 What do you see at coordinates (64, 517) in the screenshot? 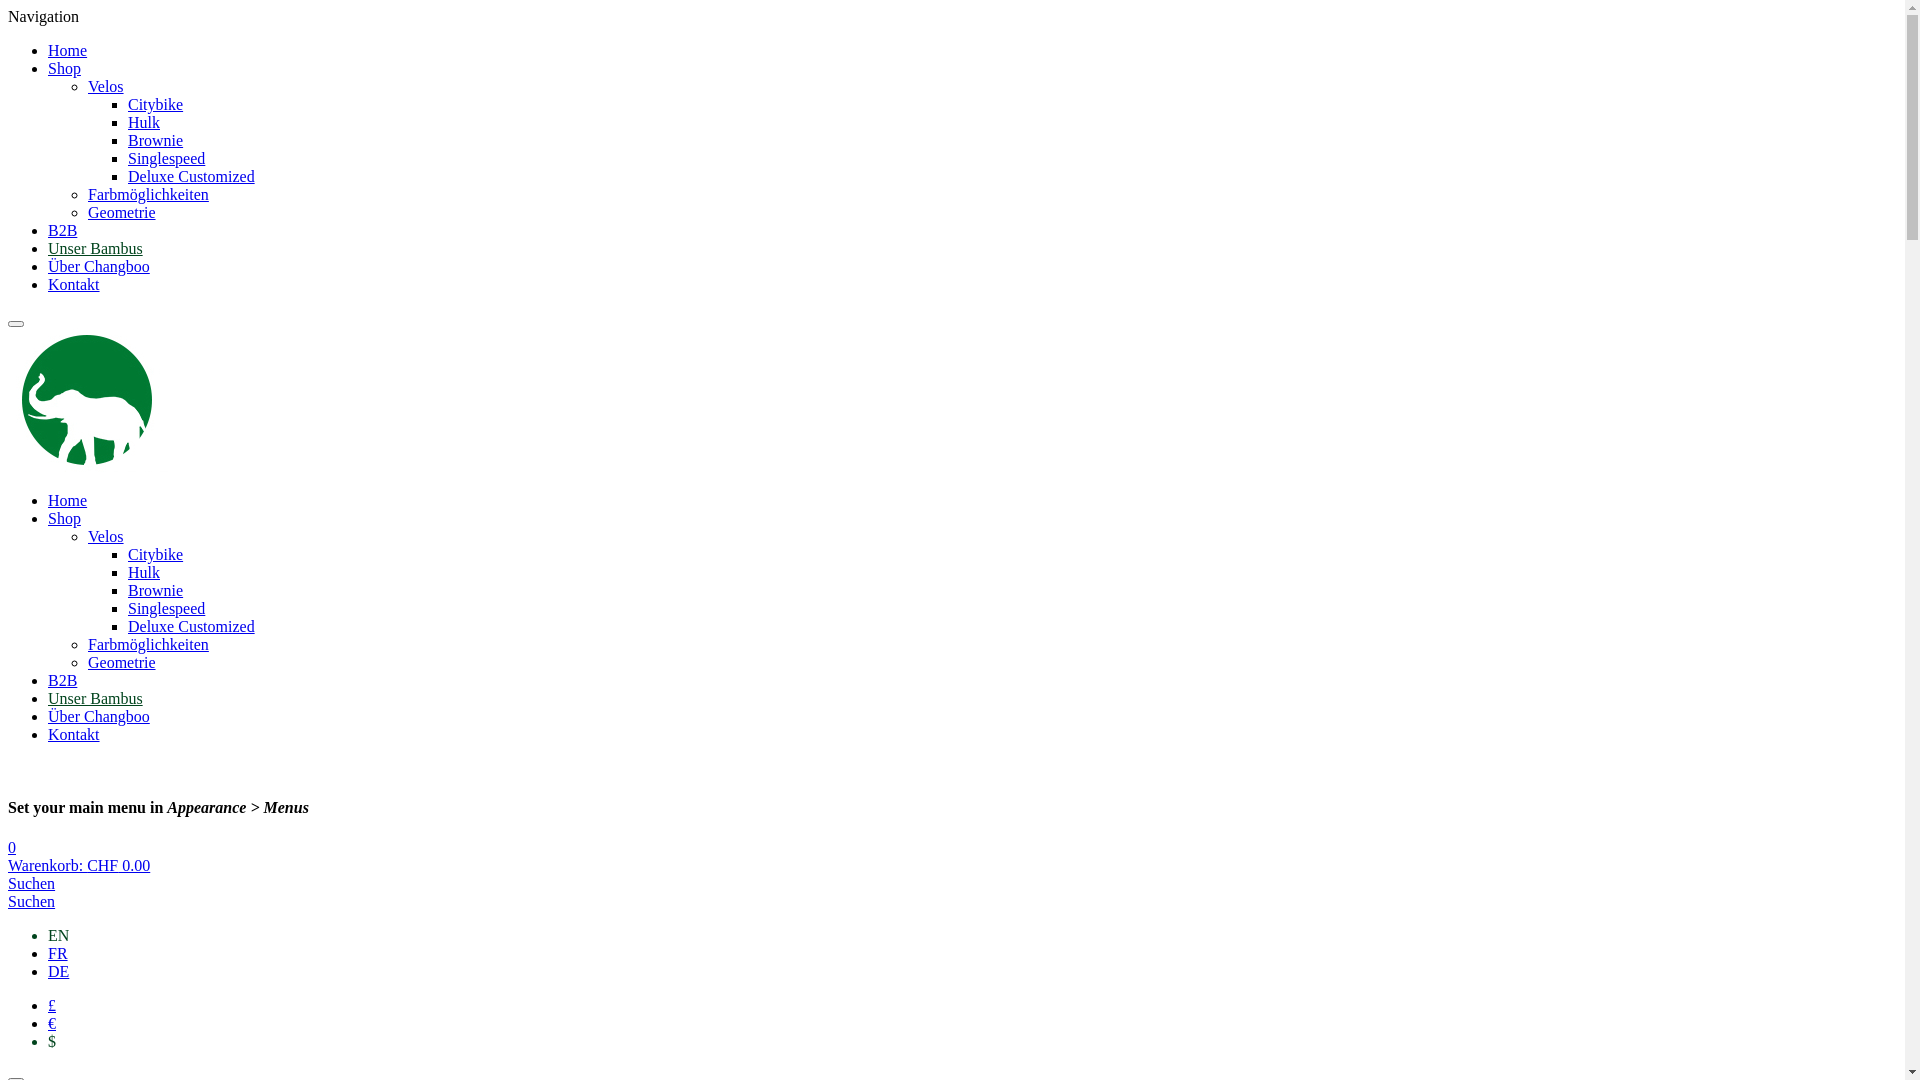
I see `'Shop'` at bounding box center [64, 517].